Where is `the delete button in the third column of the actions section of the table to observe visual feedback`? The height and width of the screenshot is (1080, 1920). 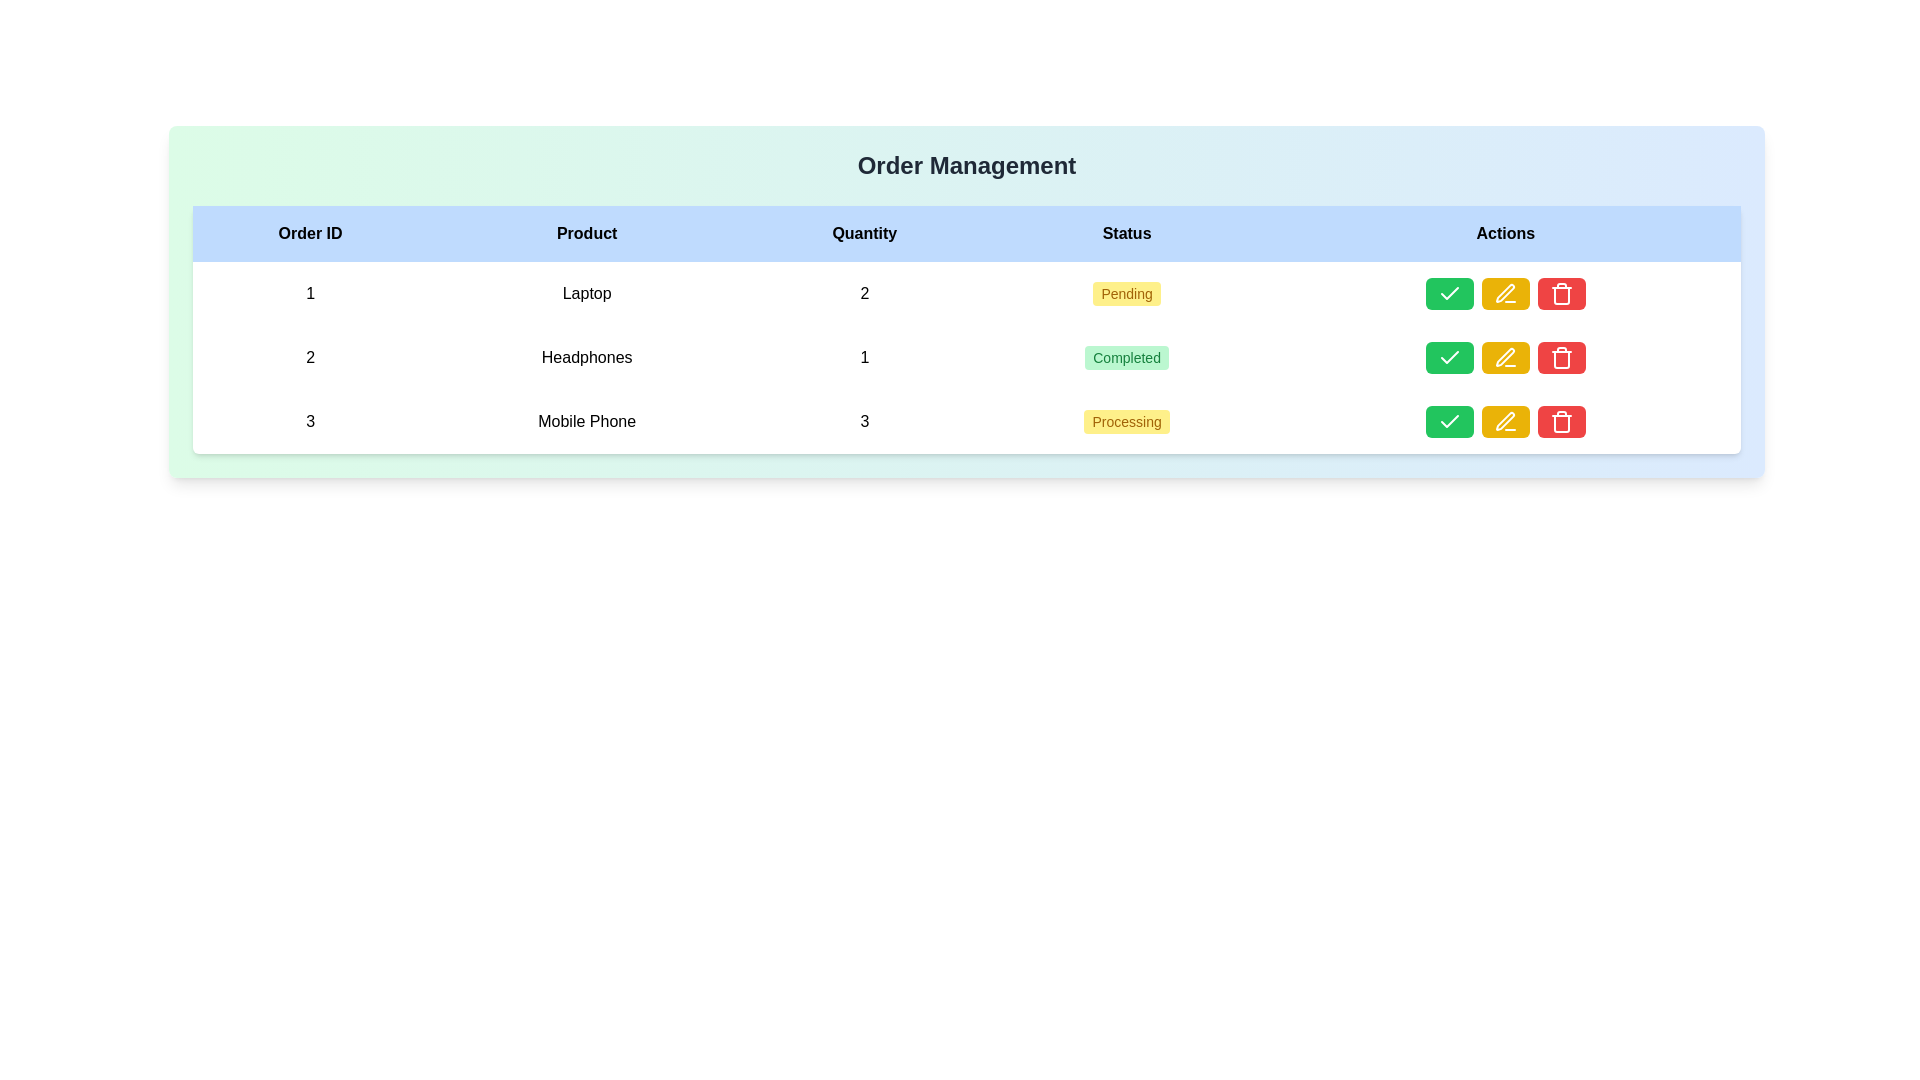
the delete button in the third column of the actions section of the table to observe visual feedback is located at coordinates (1560, 293).